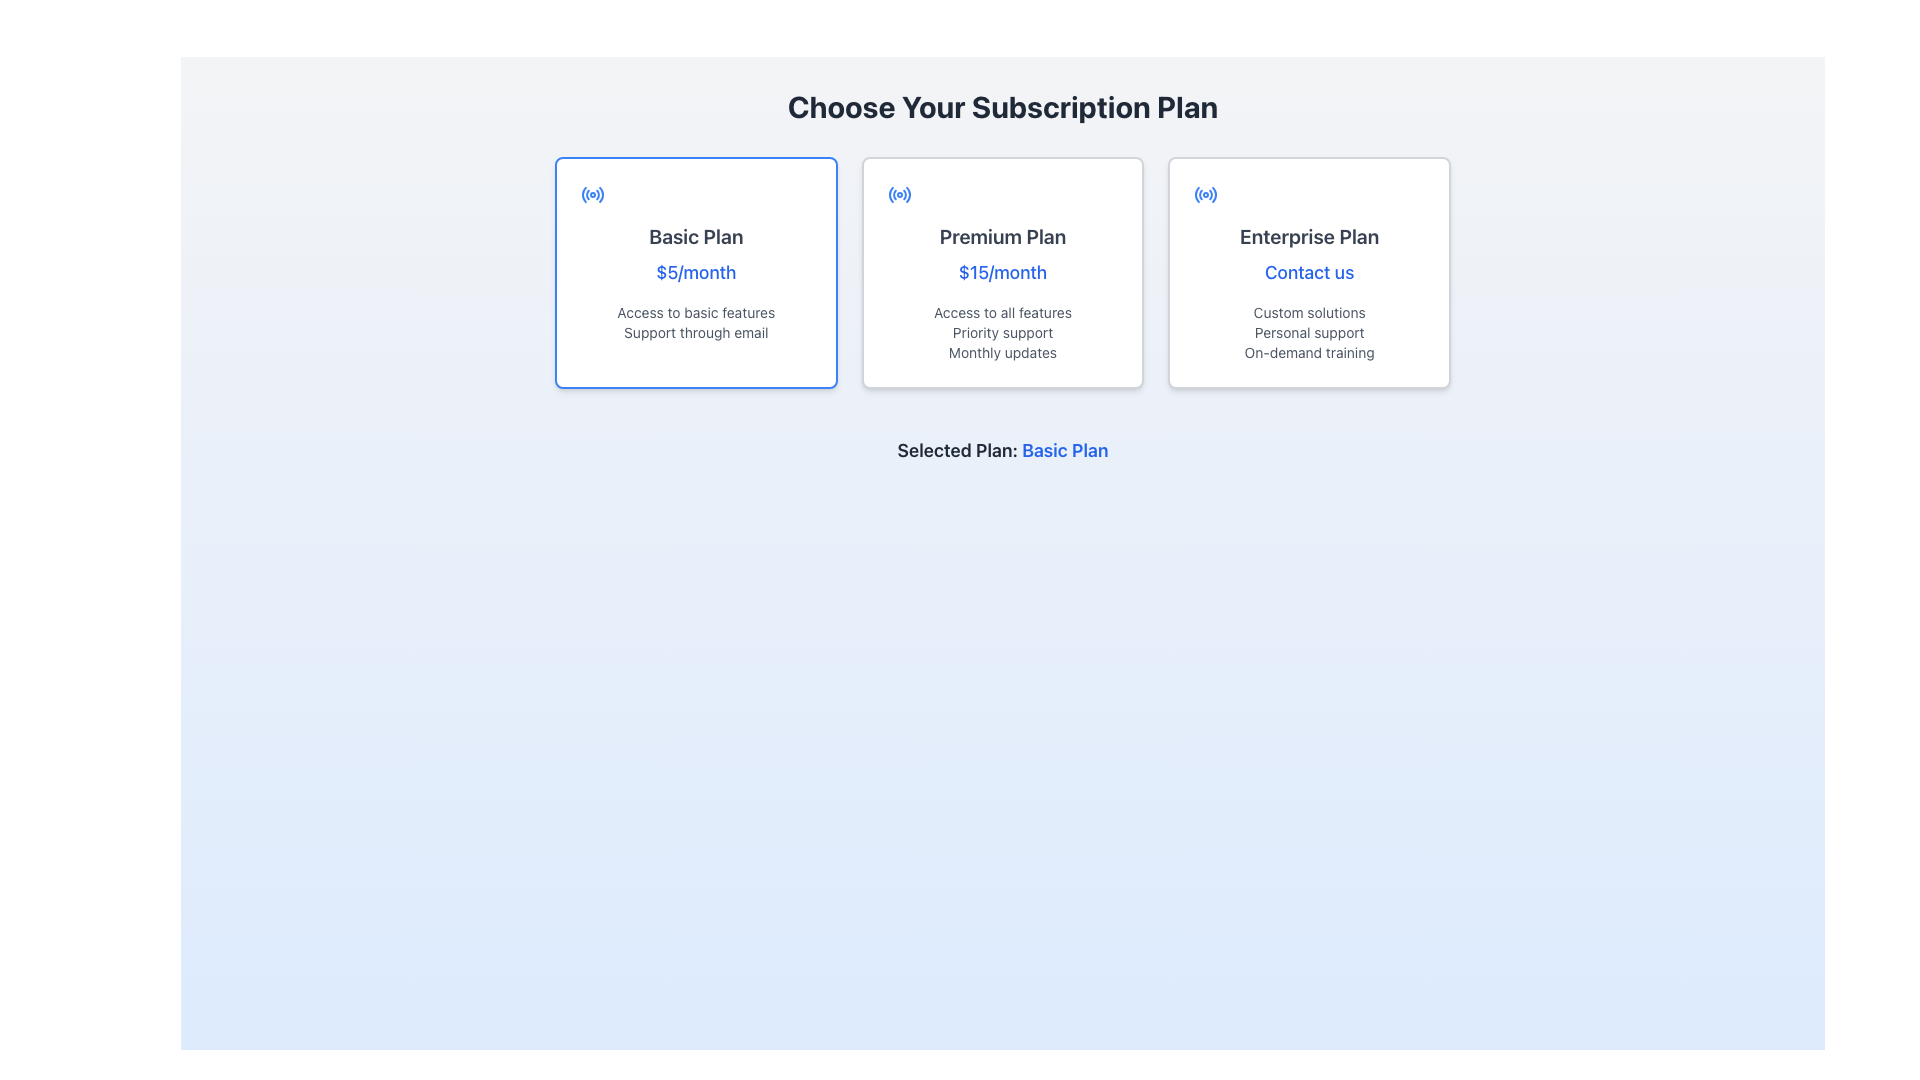  I want to click on the 'Premium Plan' subscription card, which is the second card in a row of three subscription options, so click(1003, 273).